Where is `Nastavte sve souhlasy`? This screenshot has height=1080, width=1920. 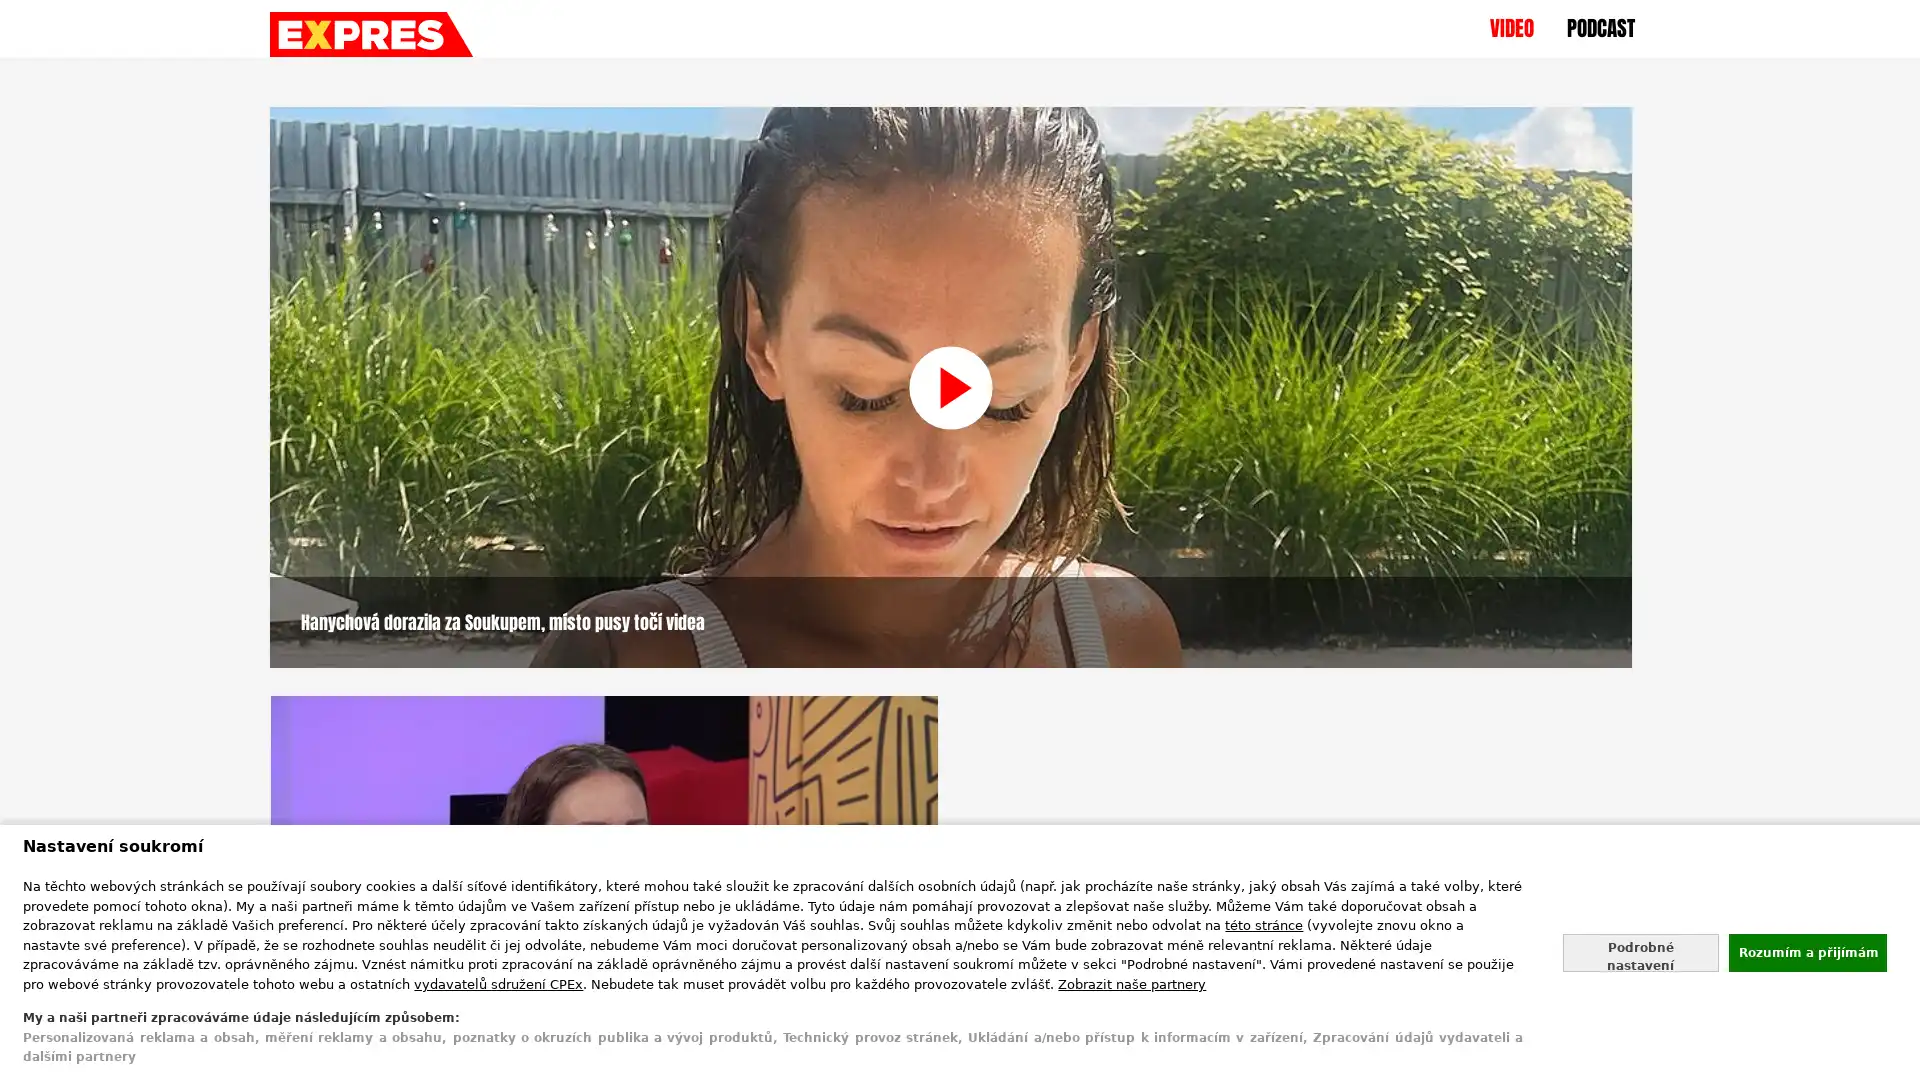
Nastavte sve souhlasy is located at coordinates (1640, 951).